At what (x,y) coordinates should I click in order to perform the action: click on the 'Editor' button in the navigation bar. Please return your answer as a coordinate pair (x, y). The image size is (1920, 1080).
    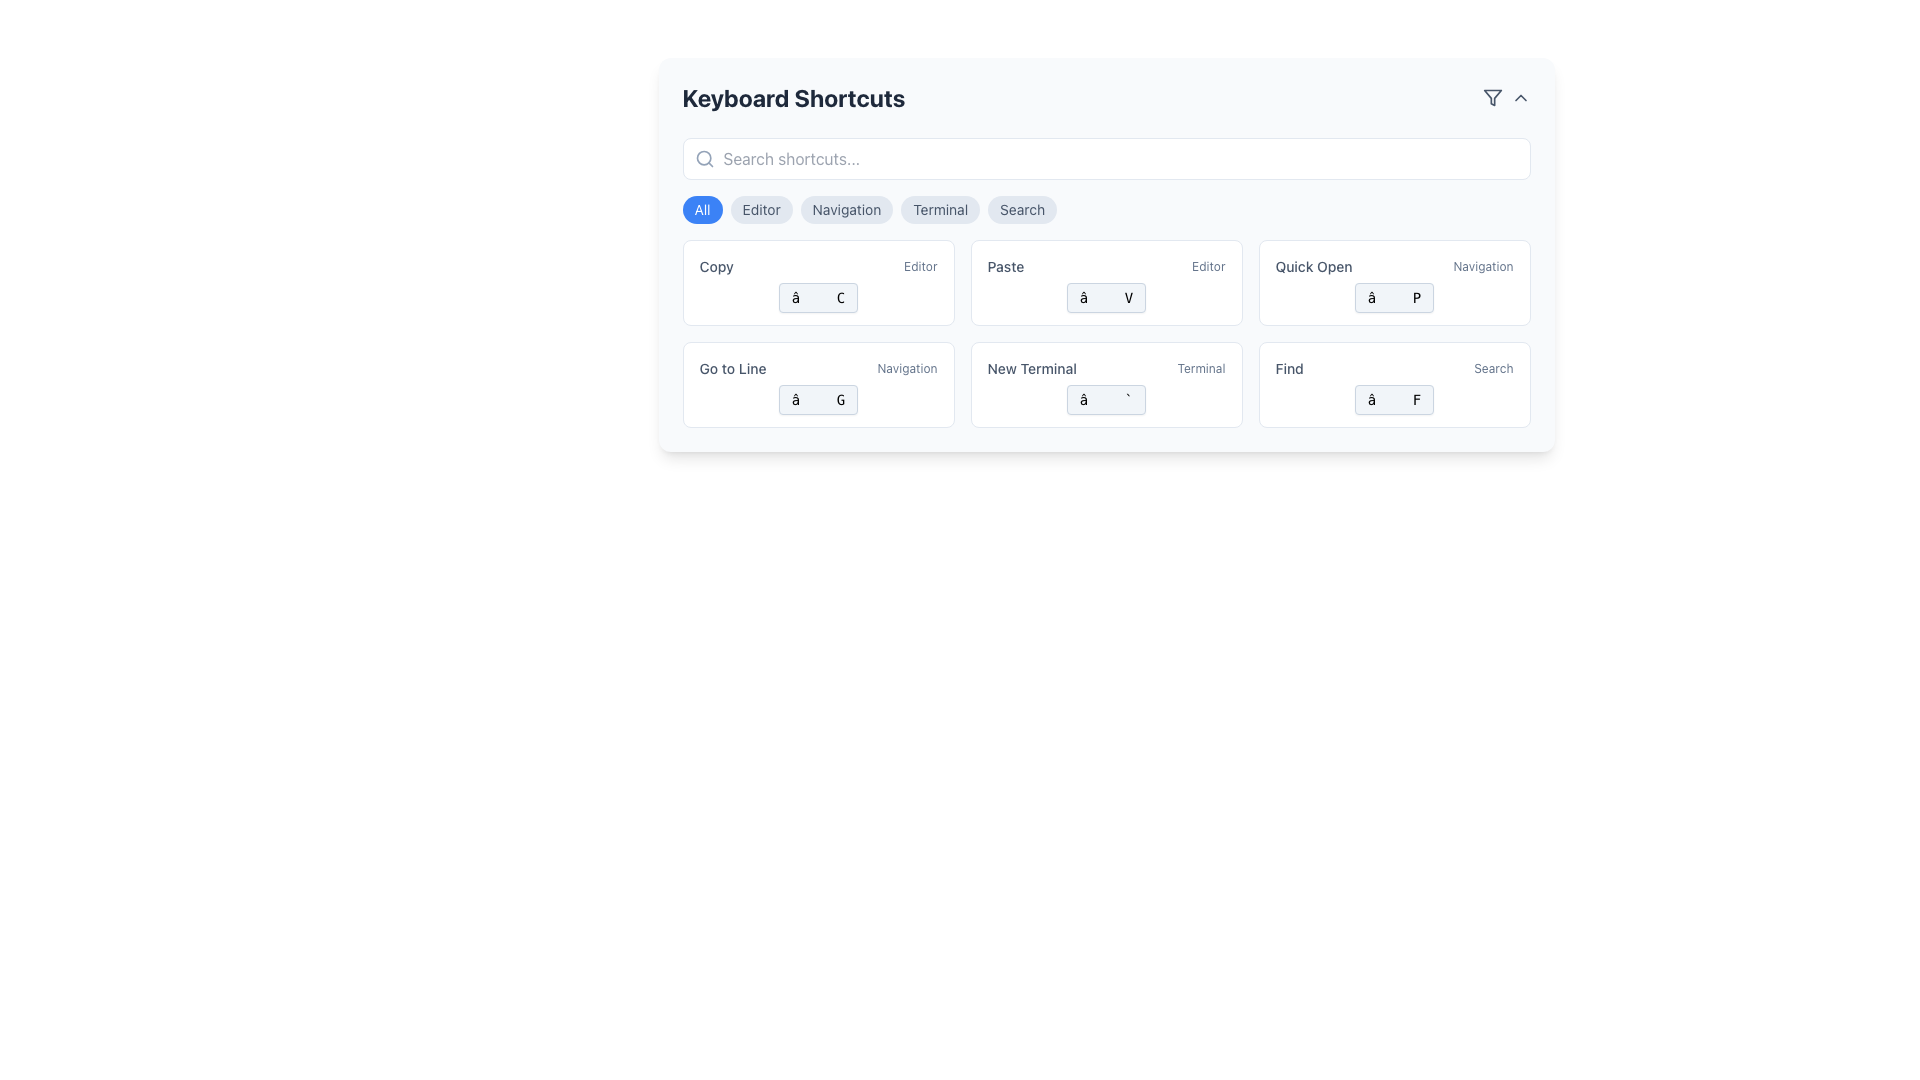
    Looking at the image, I should click on (1105, 209).